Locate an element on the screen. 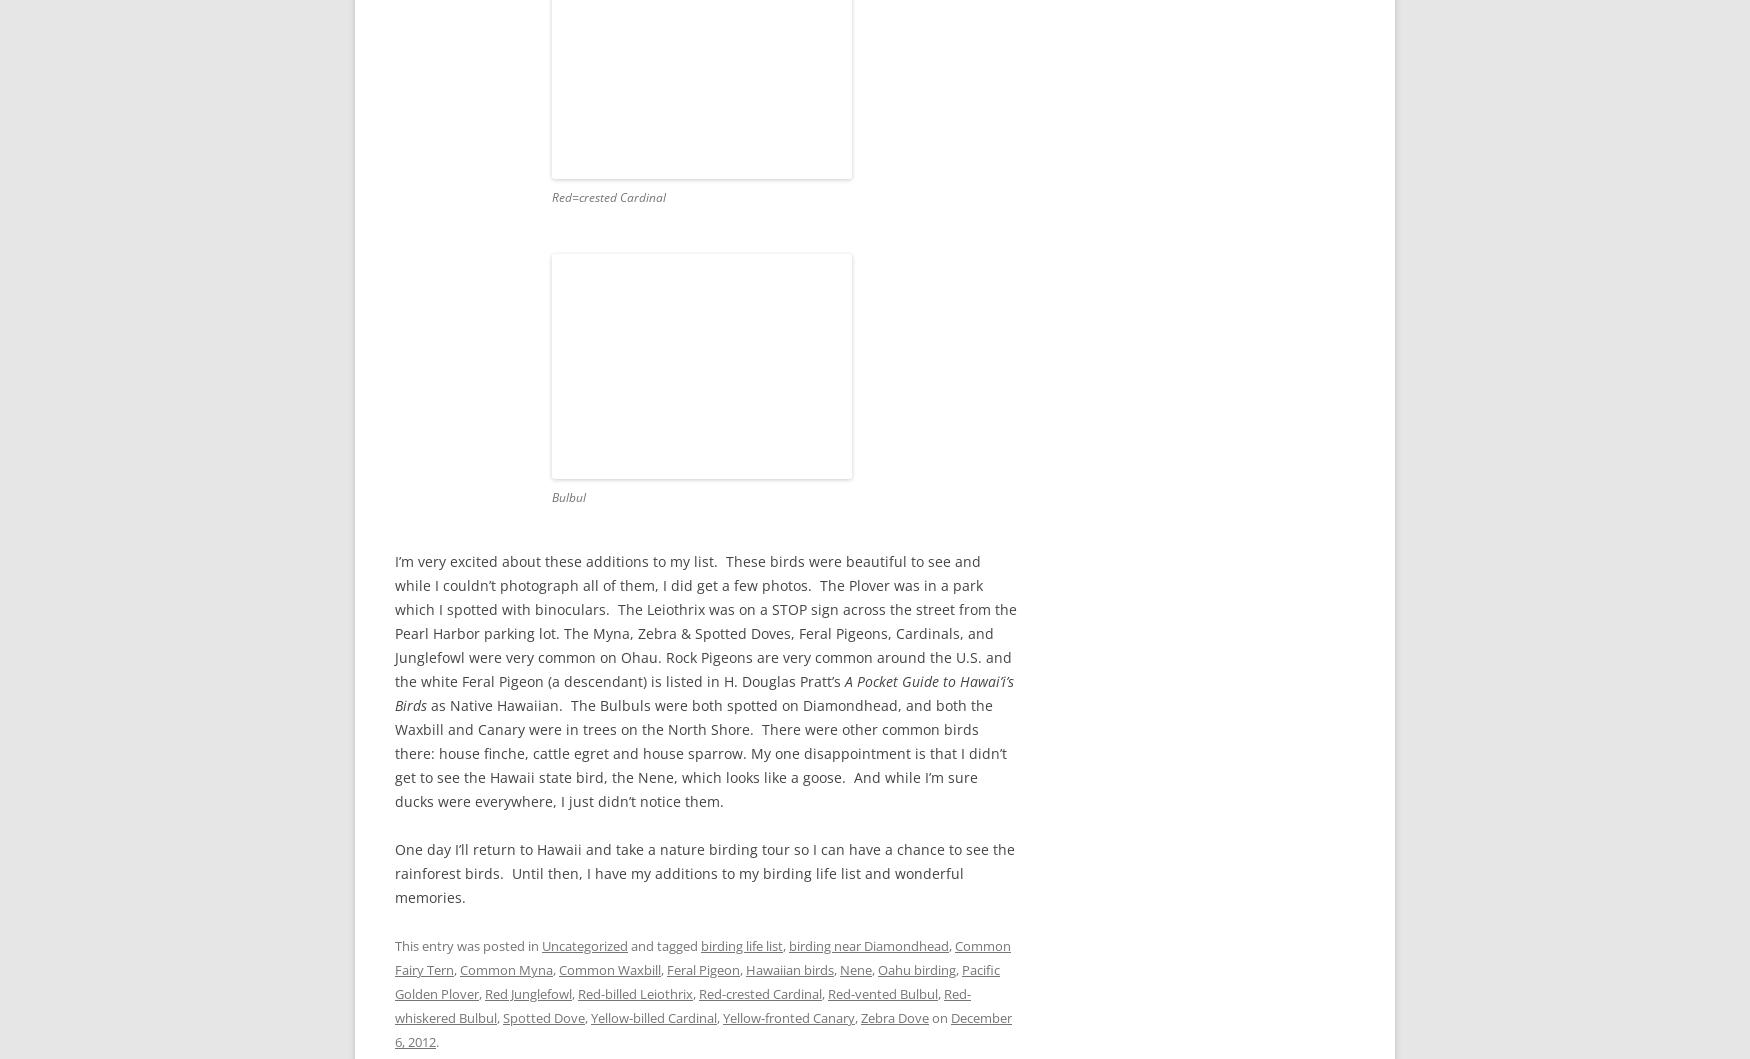 The width and height of the screenshot is (1750, 1059). '.' is located at coordinates (434, 1040).